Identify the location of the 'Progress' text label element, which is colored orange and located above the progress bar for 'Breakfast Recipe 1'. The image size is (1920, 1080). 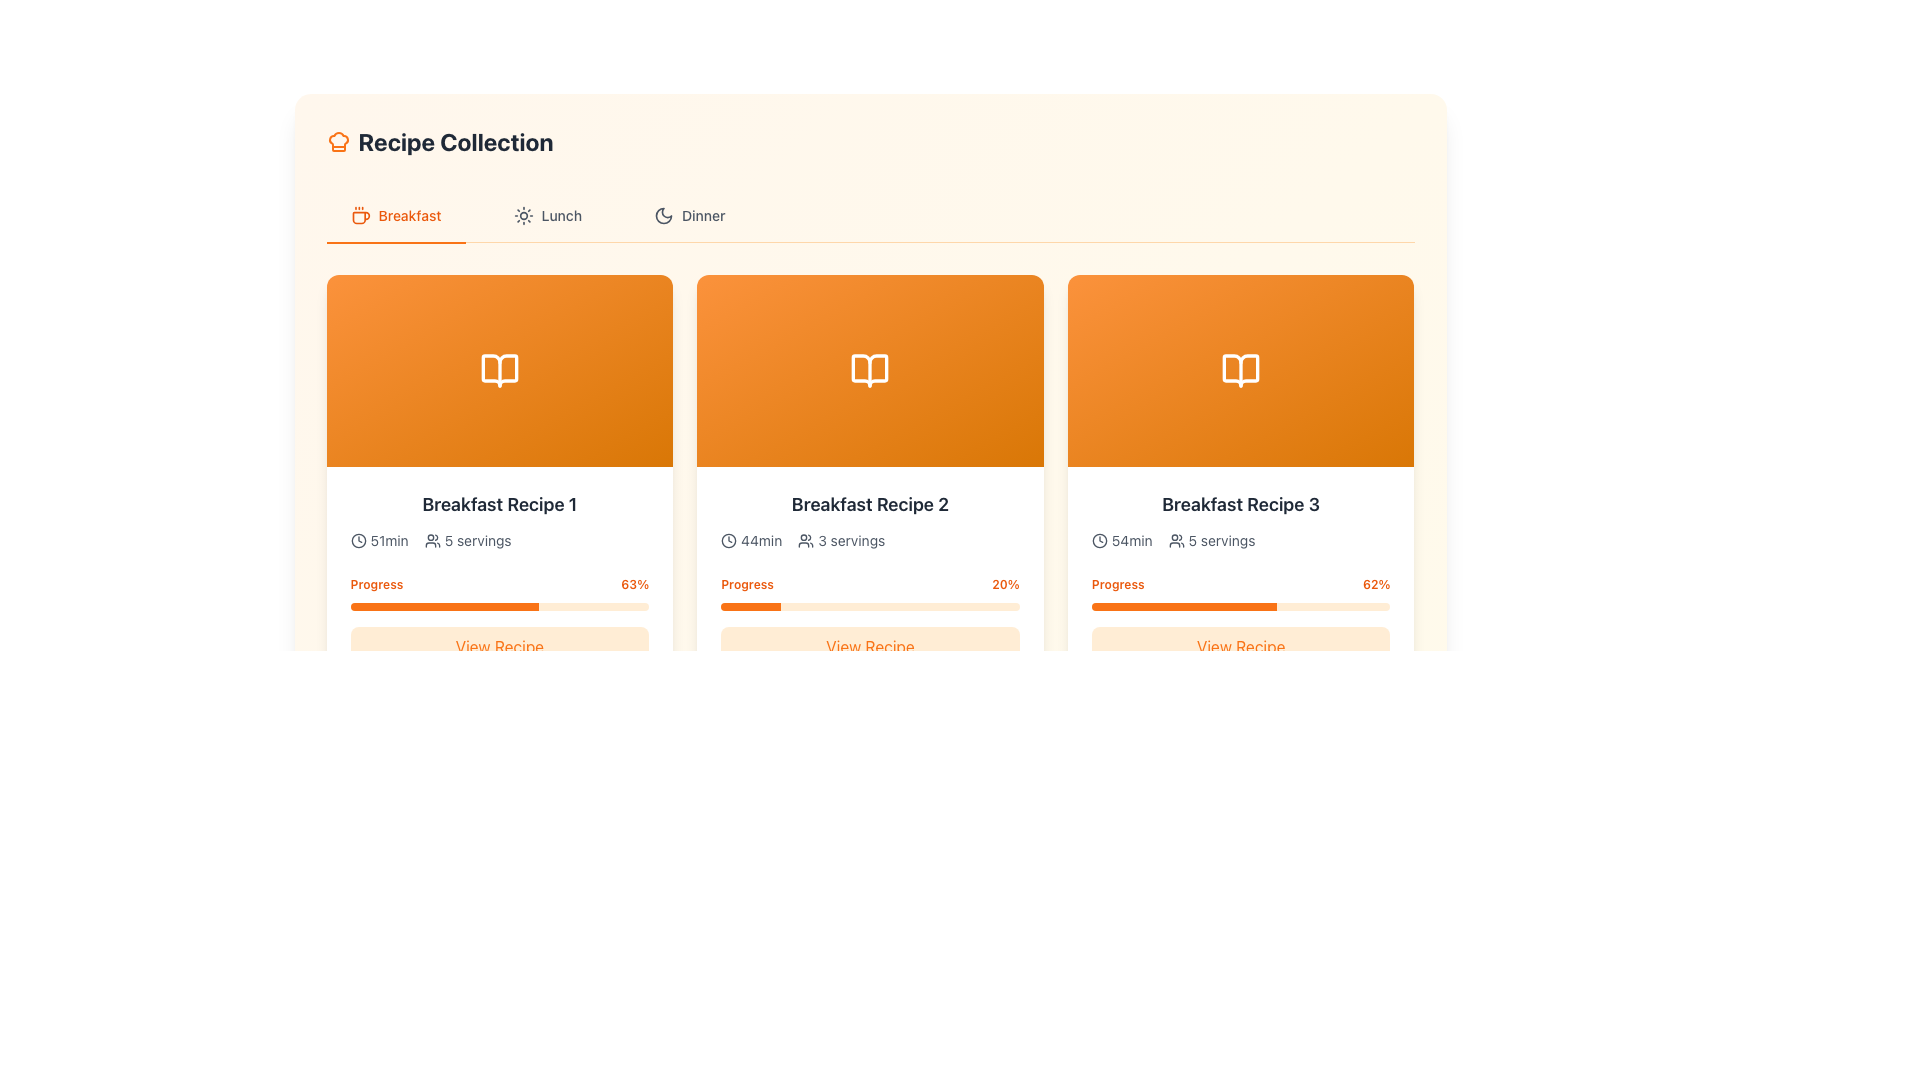
(376, 585).